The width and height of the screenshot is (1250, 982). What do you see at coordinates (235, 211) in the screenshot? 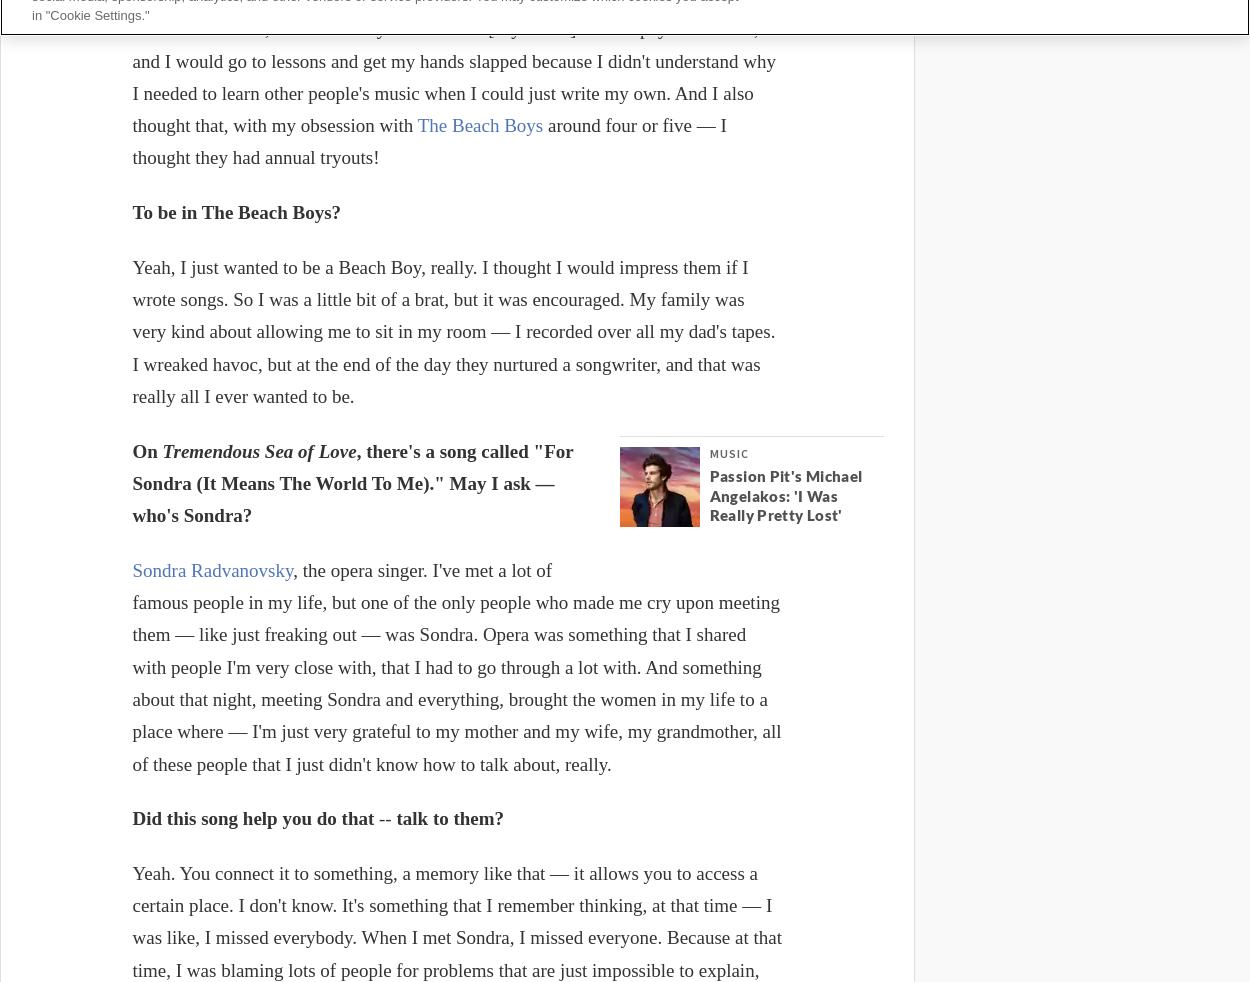
I see `'To be in The Beach Boys?'` at bounding box center [235, 211].